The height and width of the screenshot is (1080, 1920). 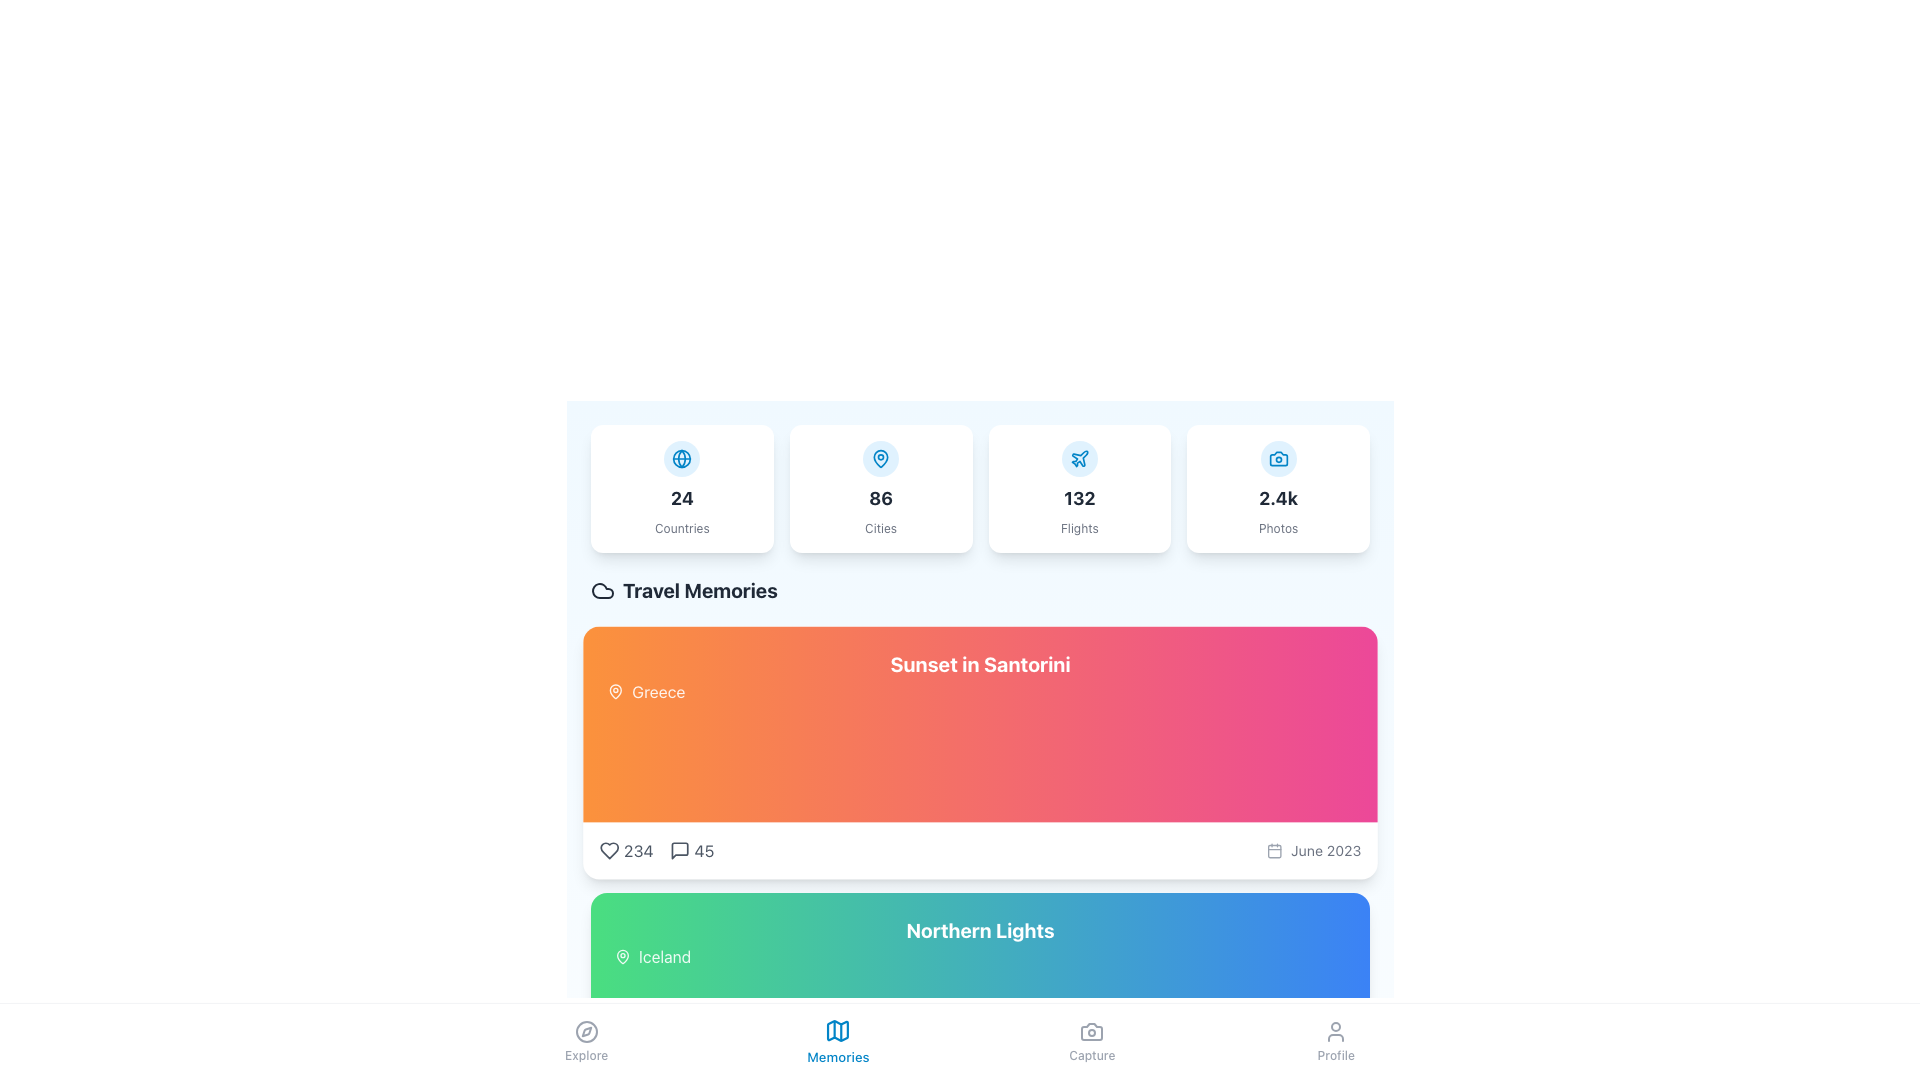 What do you see at coordinates (1078, 459) in the screenshot?
I see `the small circular icon with a light blue background featuring a plane symbol in blue, located at the top-central area of the card displaying '132 Flights.'` at bounding box center [1078, 459].